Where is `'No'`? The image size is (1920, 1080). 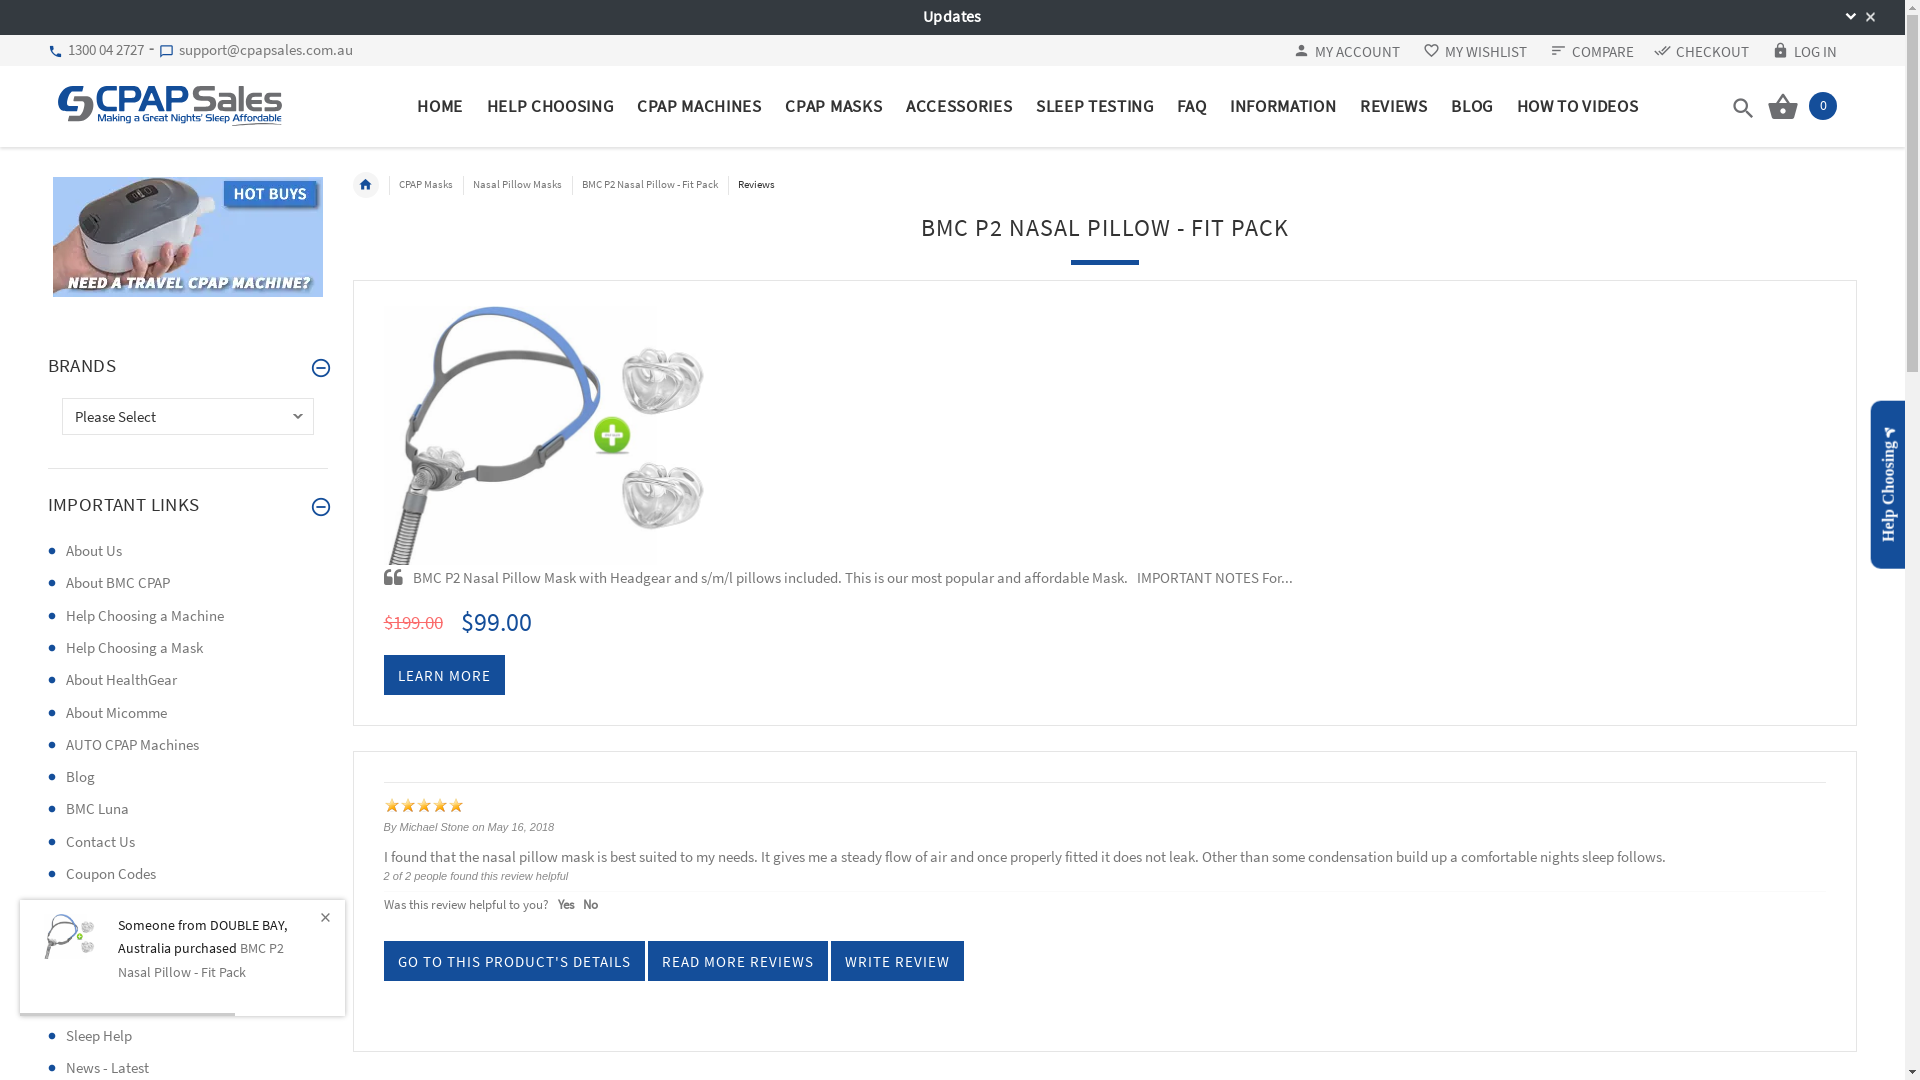
'No' is located at coordinates (589, 904).